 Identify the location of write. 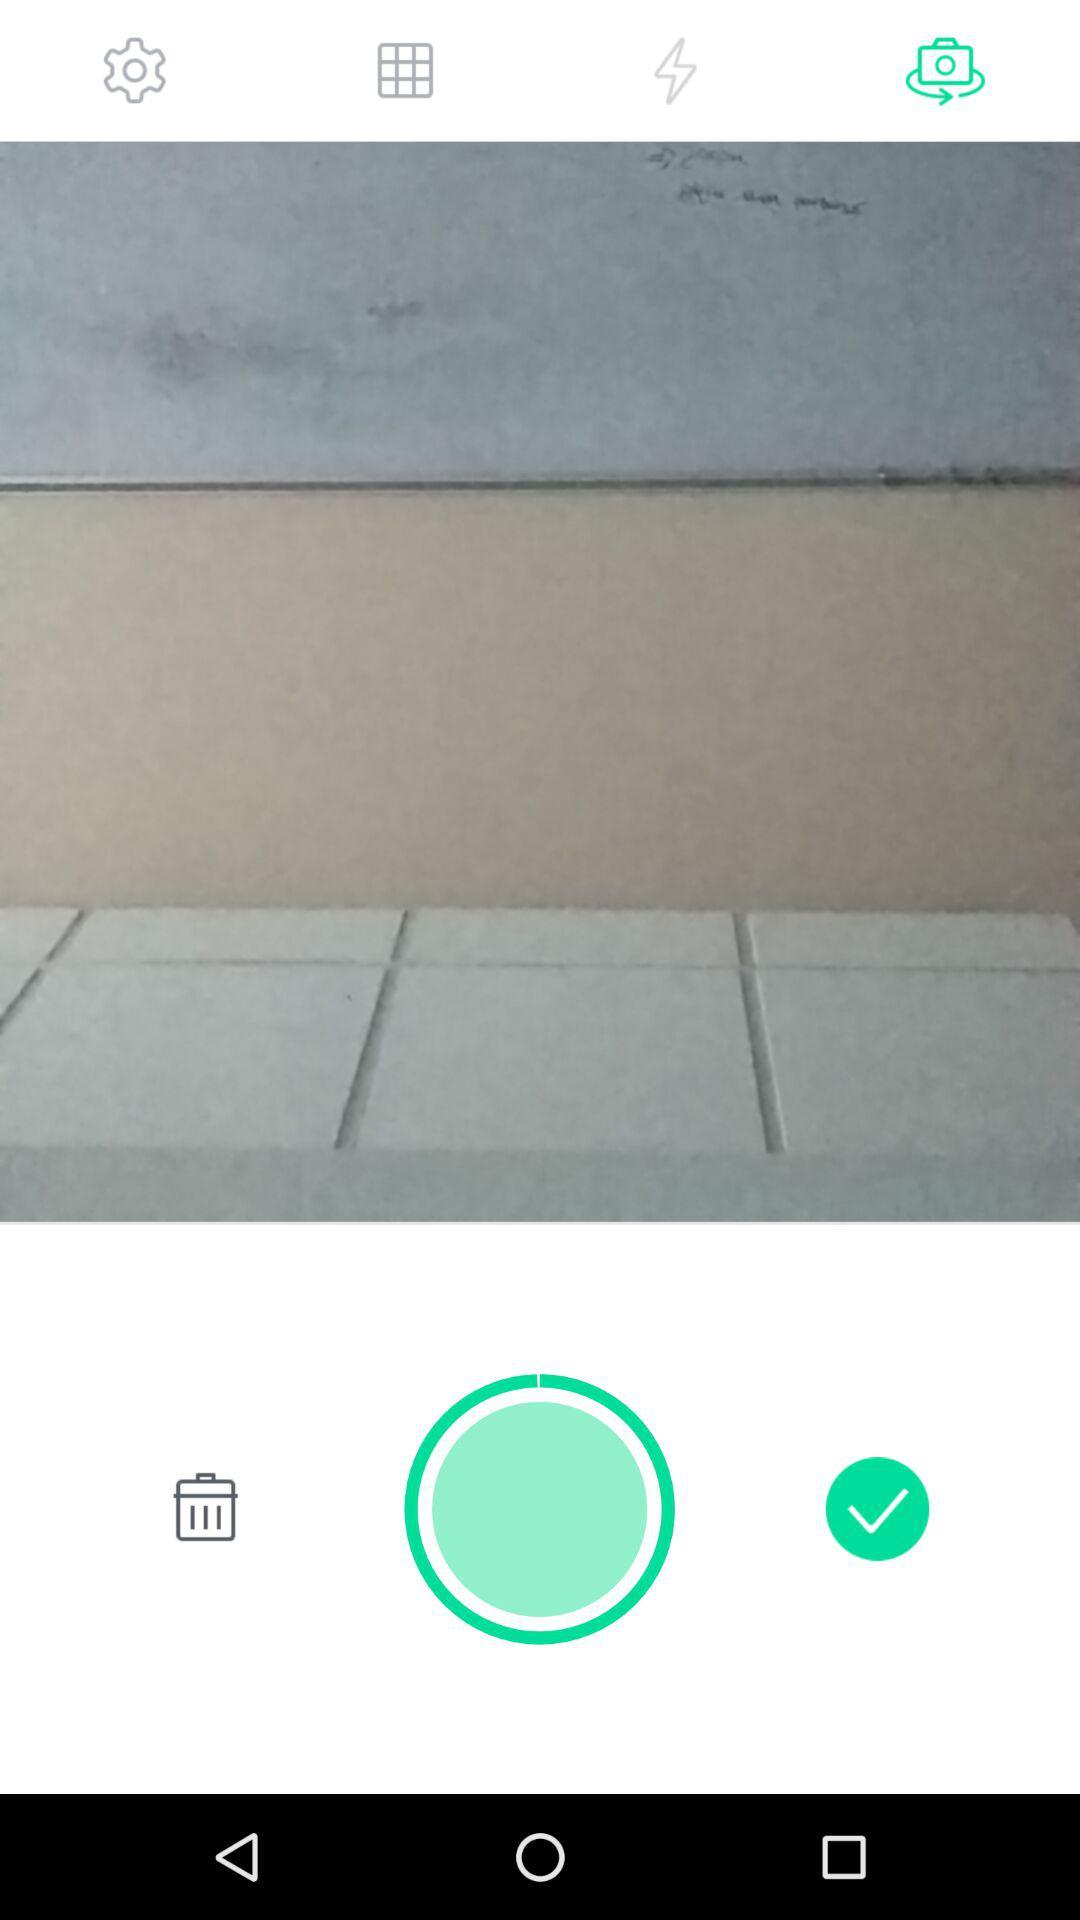
(876, 1508).